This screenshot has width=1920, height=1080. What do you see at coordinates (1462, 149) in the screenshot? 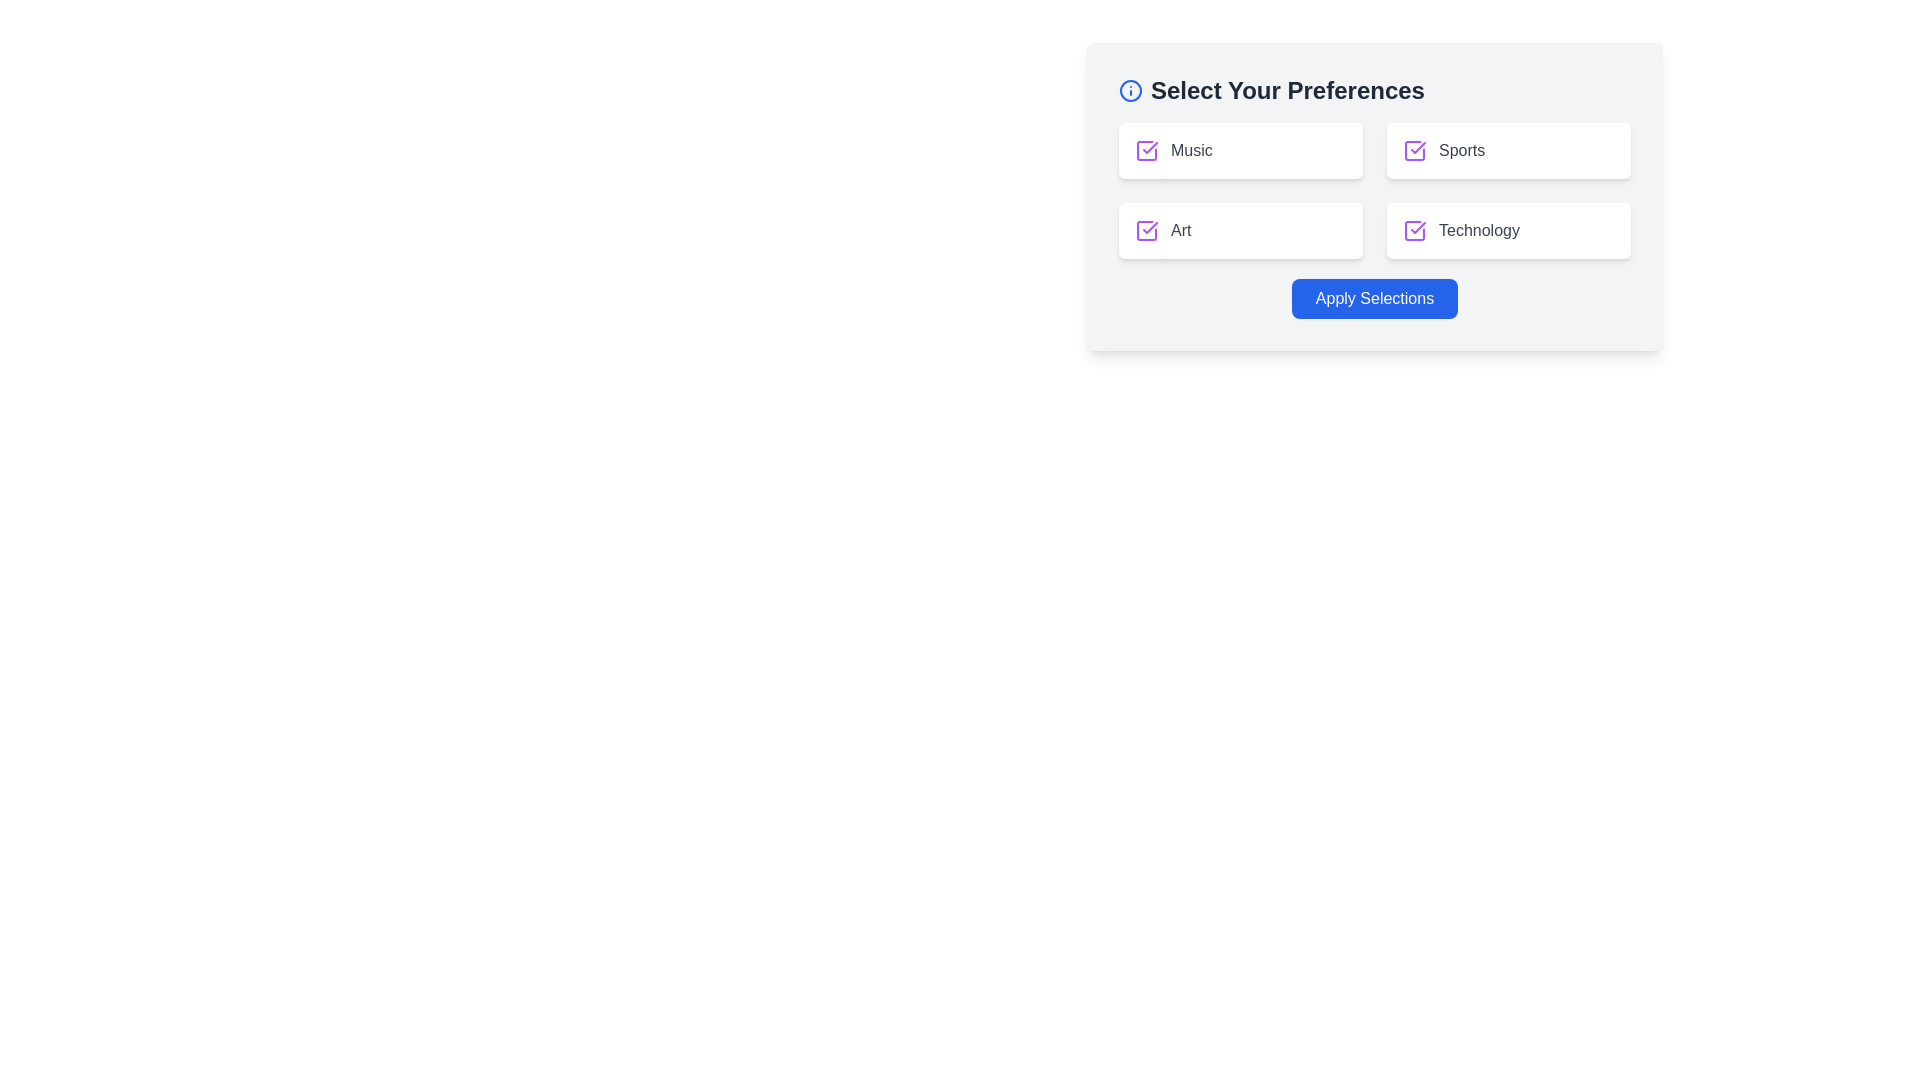
I see `the 'Sports' label text, which is styled in gray color with medium font weight and located in the second row, second column of the preference selection interface` at bounding box center [1462, 149].